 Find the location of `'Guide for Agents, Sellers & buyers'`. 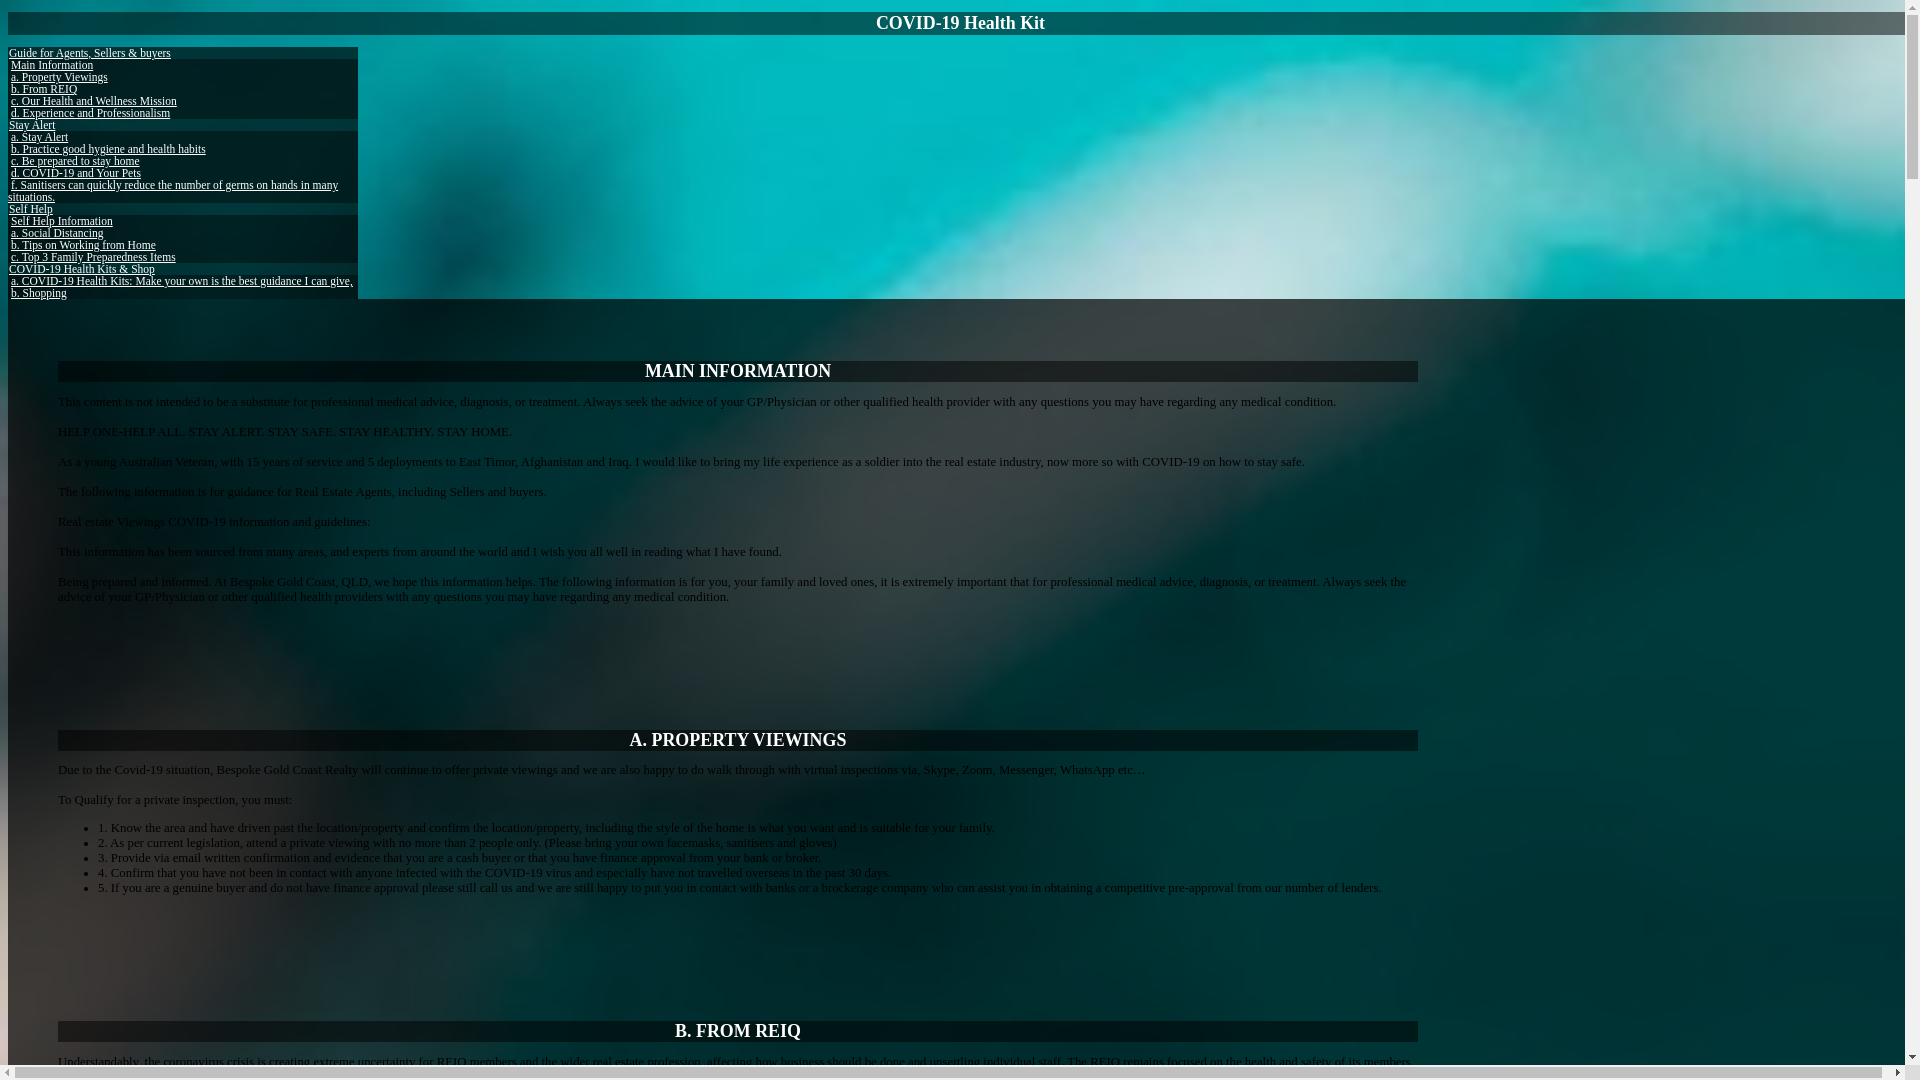

'Guide for Agents, Sellers & buyers' is located at coordinates (8, 52).